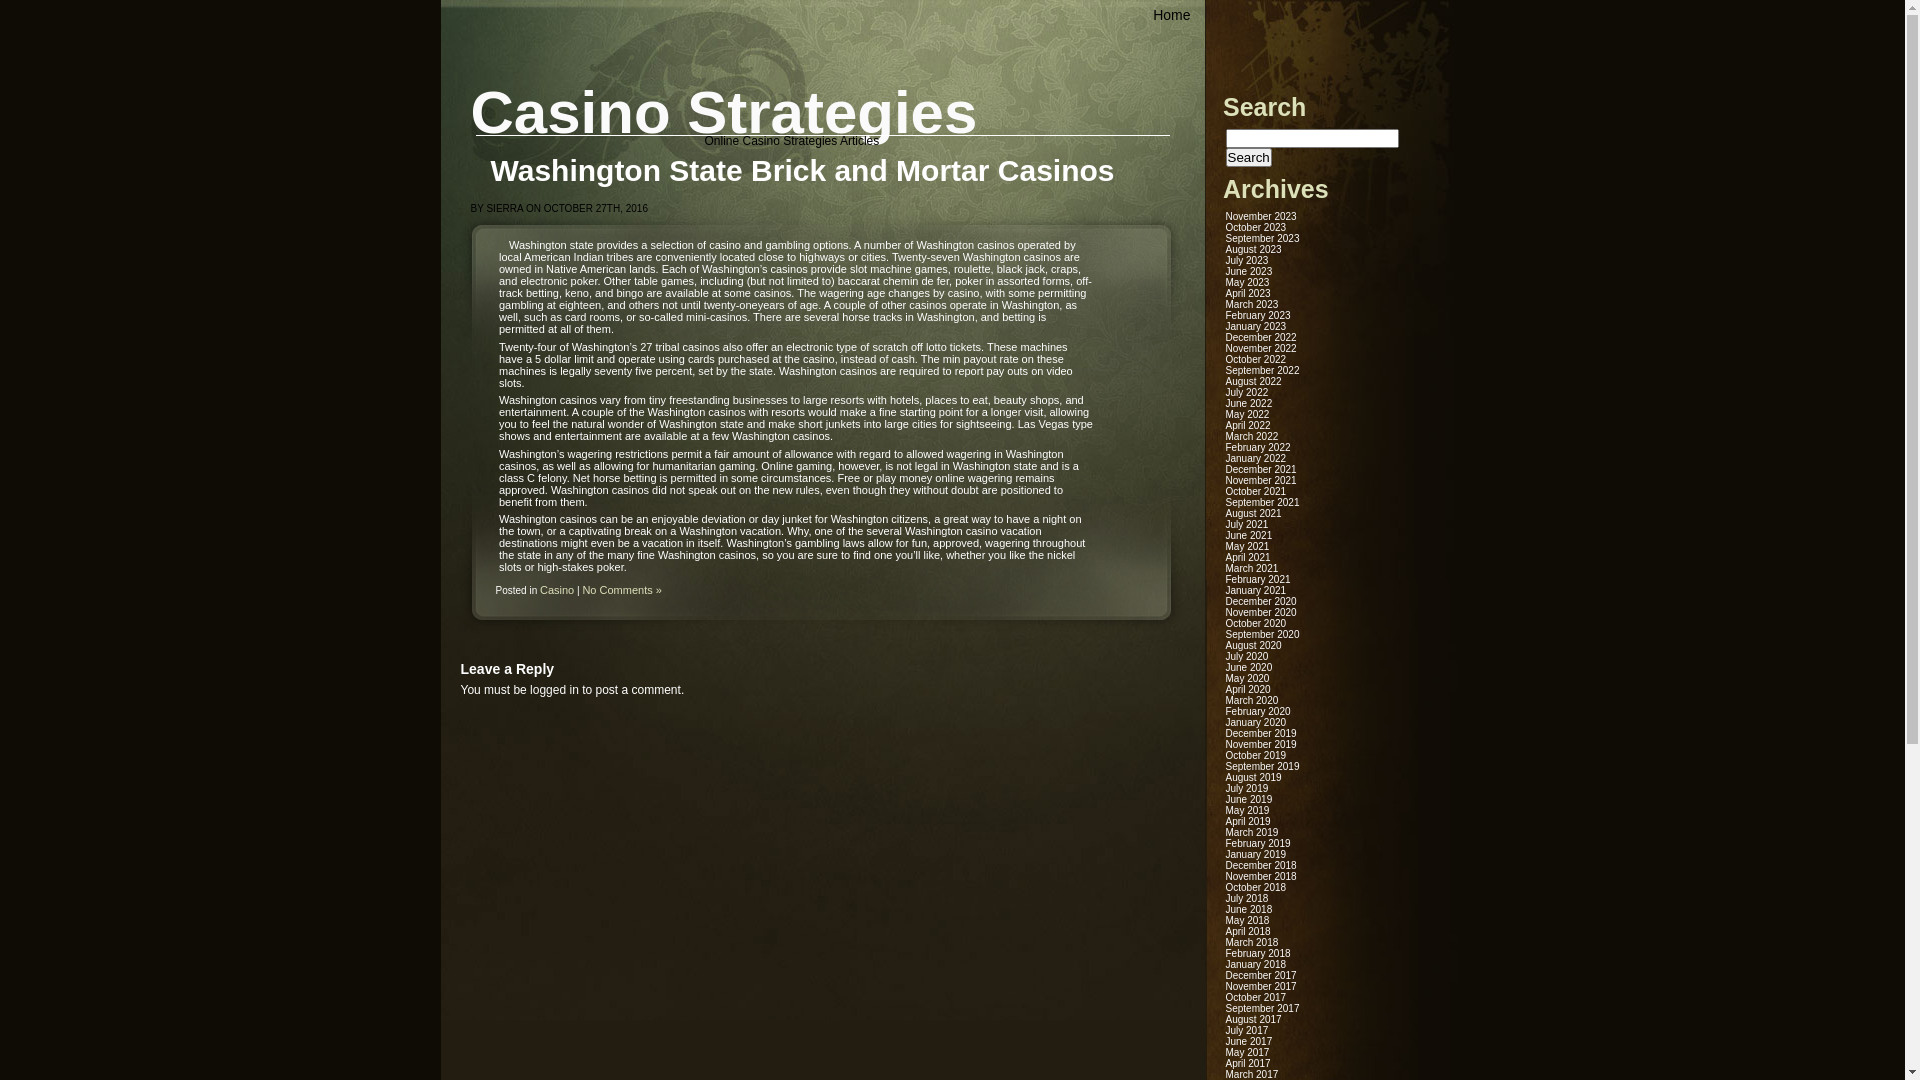 Image resolution: width=1920 pixels, height=1080 pixels. I want to click on 'August 2022', so click(1224, 381).